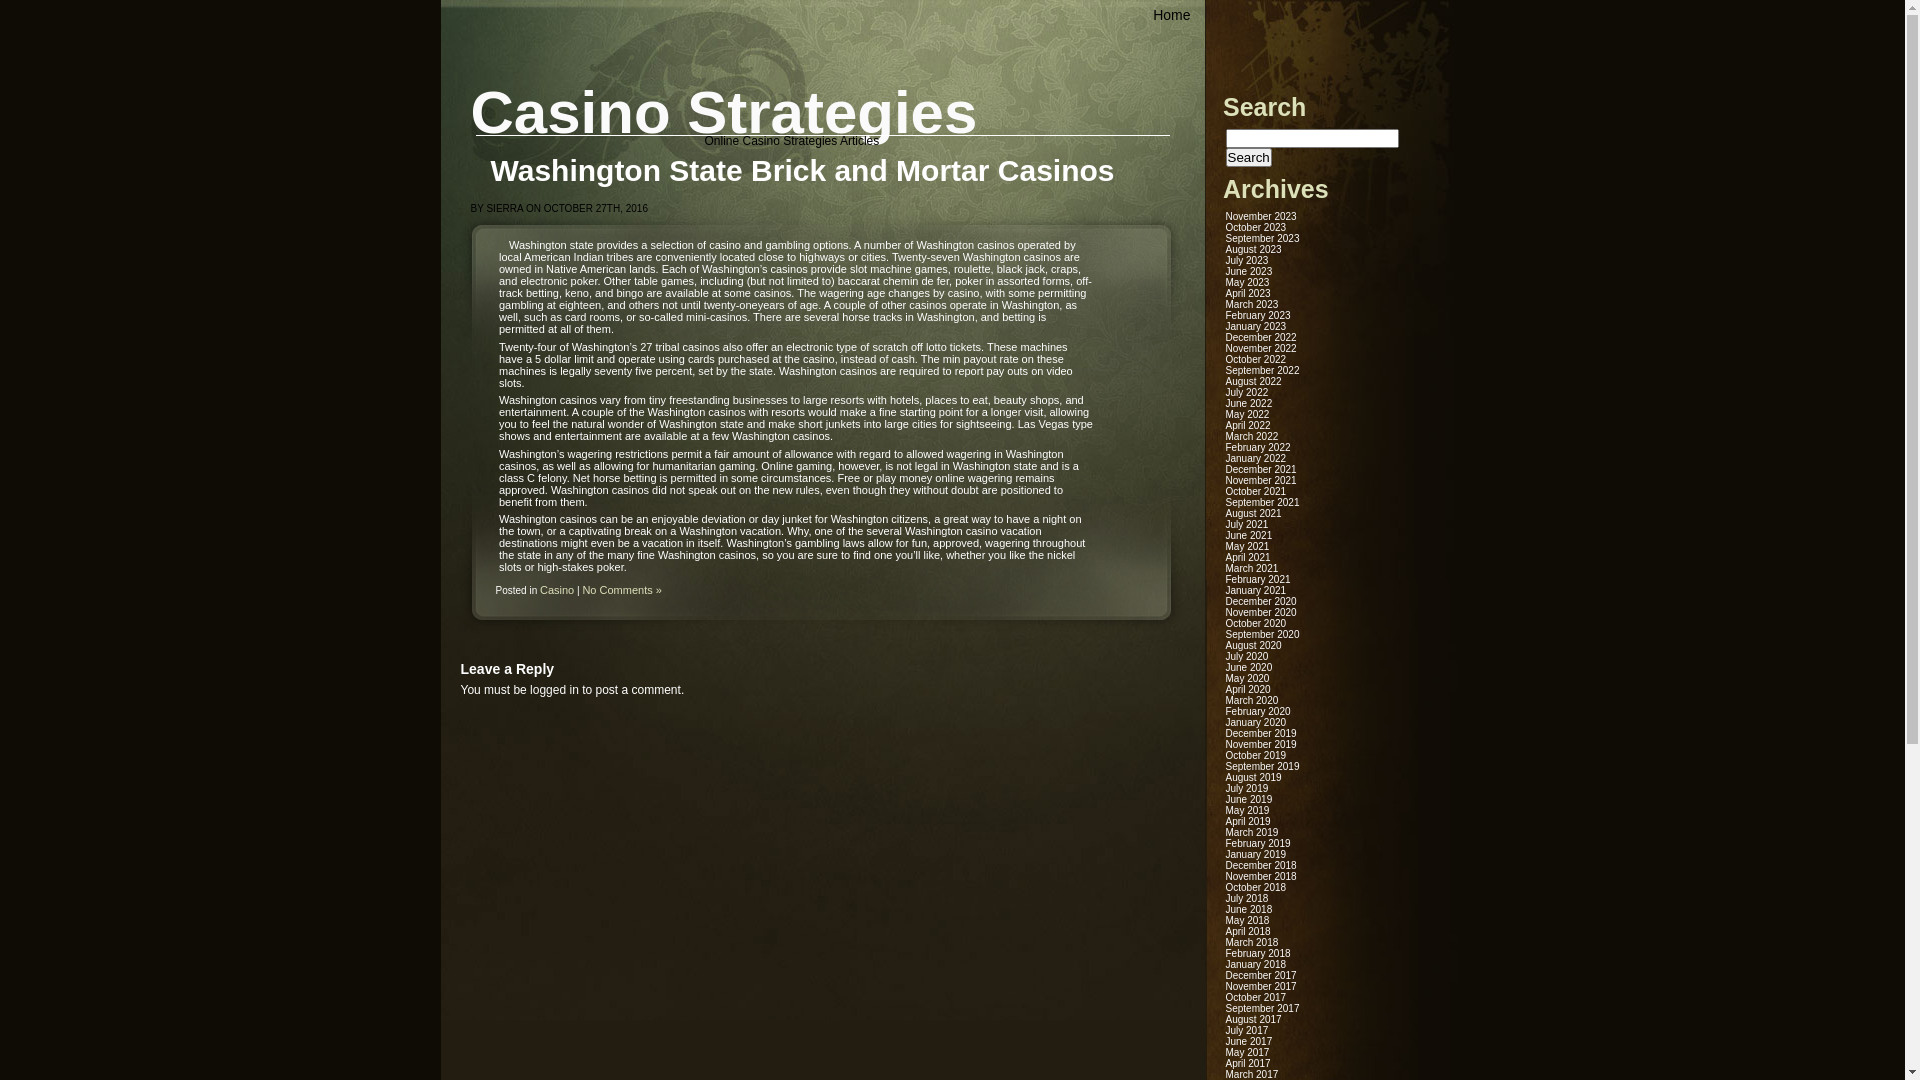 Image resolution: width=1920 pixels, height=1080 pixels. I want to click on 'August 2022', so click(1224, 381).